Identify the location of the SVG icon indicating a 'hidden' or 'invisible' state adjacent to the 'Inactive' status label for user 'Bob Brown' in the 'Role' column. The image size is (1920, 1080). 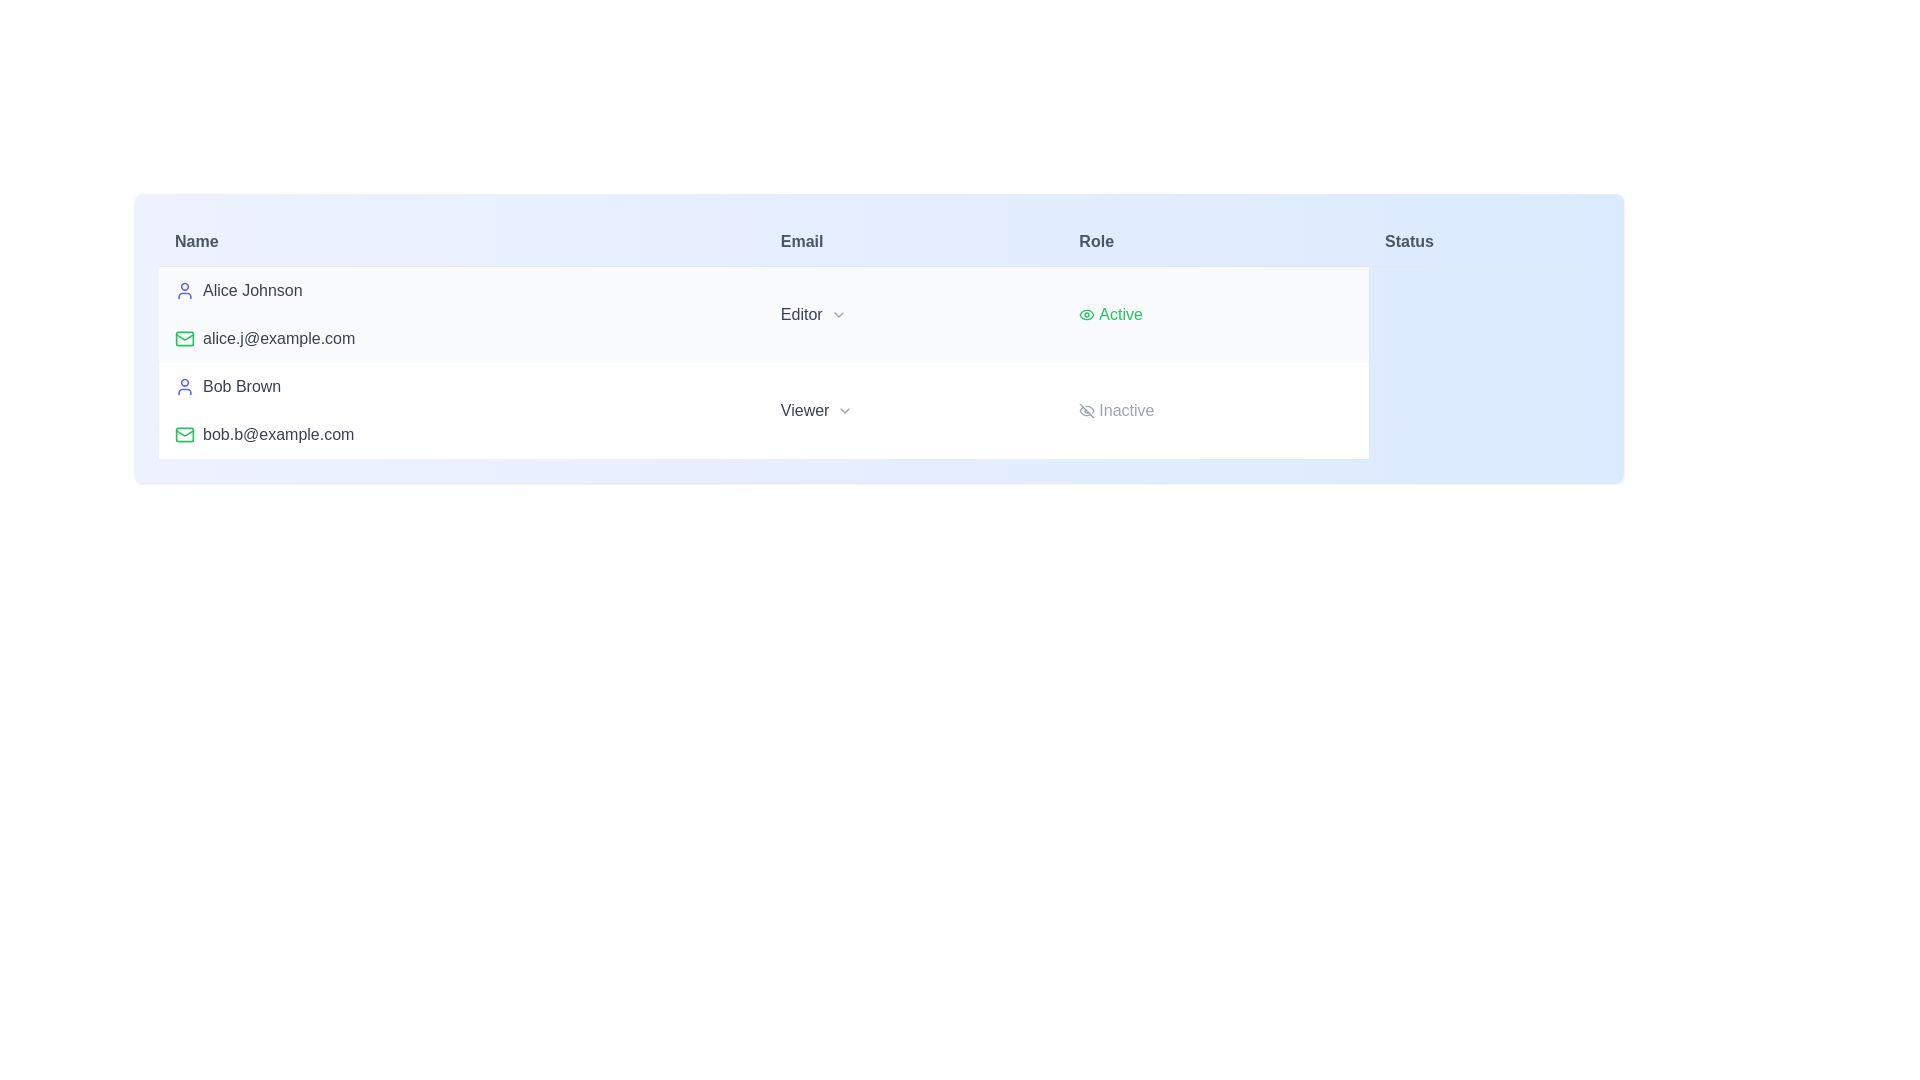
(1086, 410).